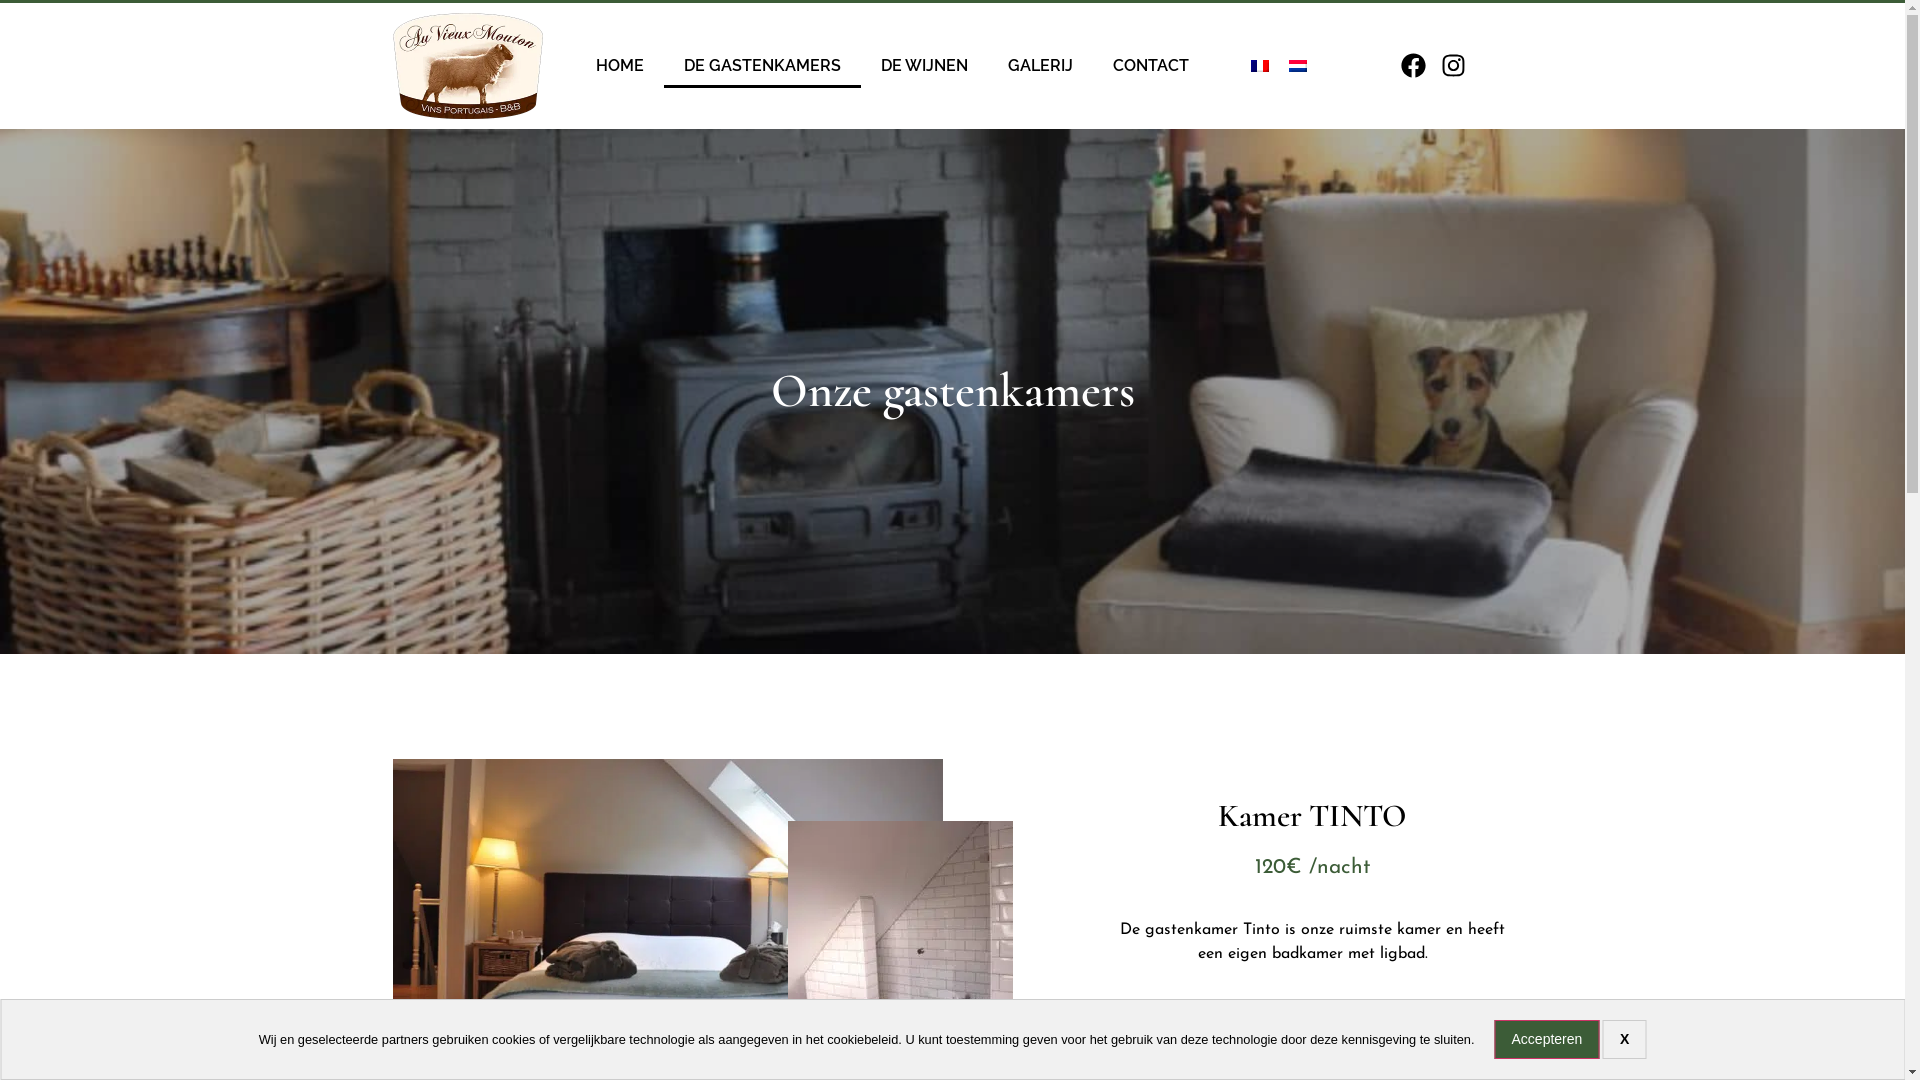  Describe the element at coordinates (1092, 64) in the screenshot. I see `'CONTACT'` at that location.